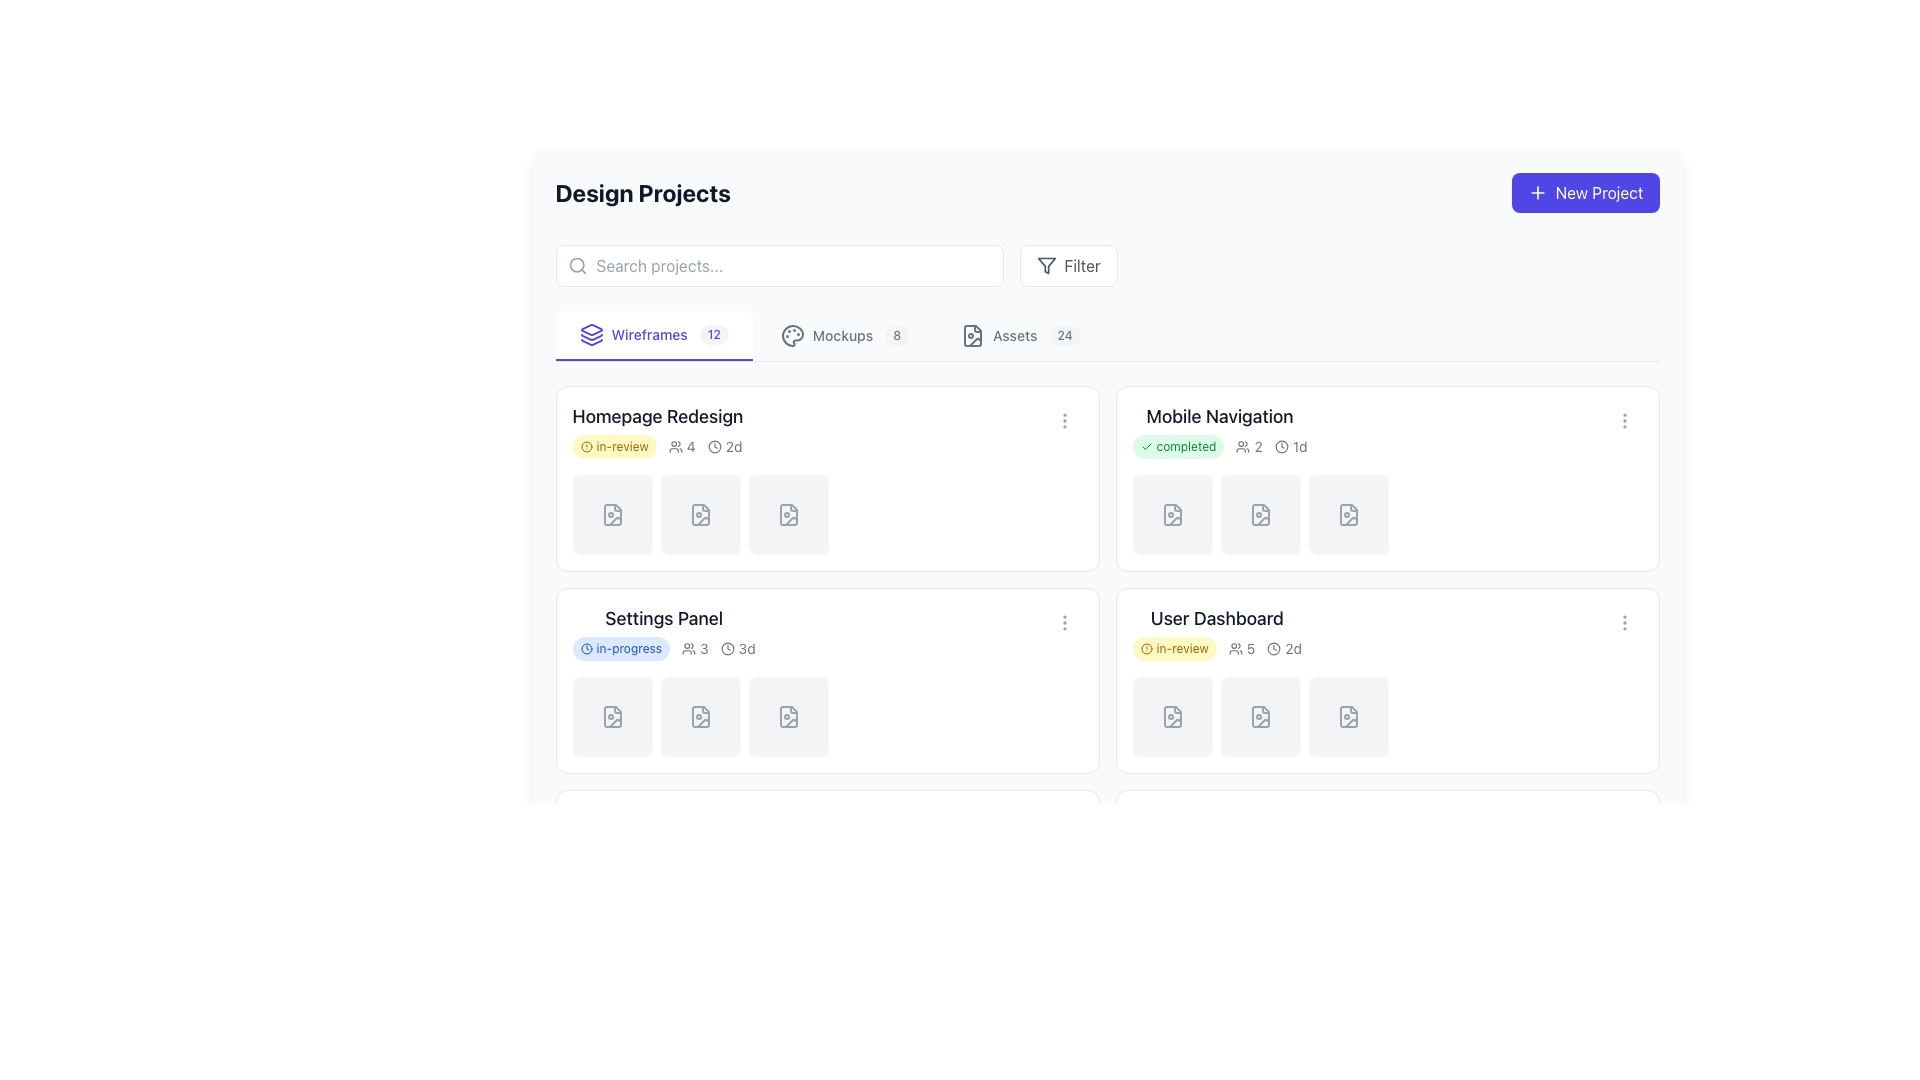 The width and height of the screenshot is (1920, 1080). Describe the element at coordinates (787, 716) in the screenshot. I see `the Icon placeholder in the grid layout, which serves as a visual cue for image documents and is located in the bottom-right position of the 'Settings Panel' card` at that location.